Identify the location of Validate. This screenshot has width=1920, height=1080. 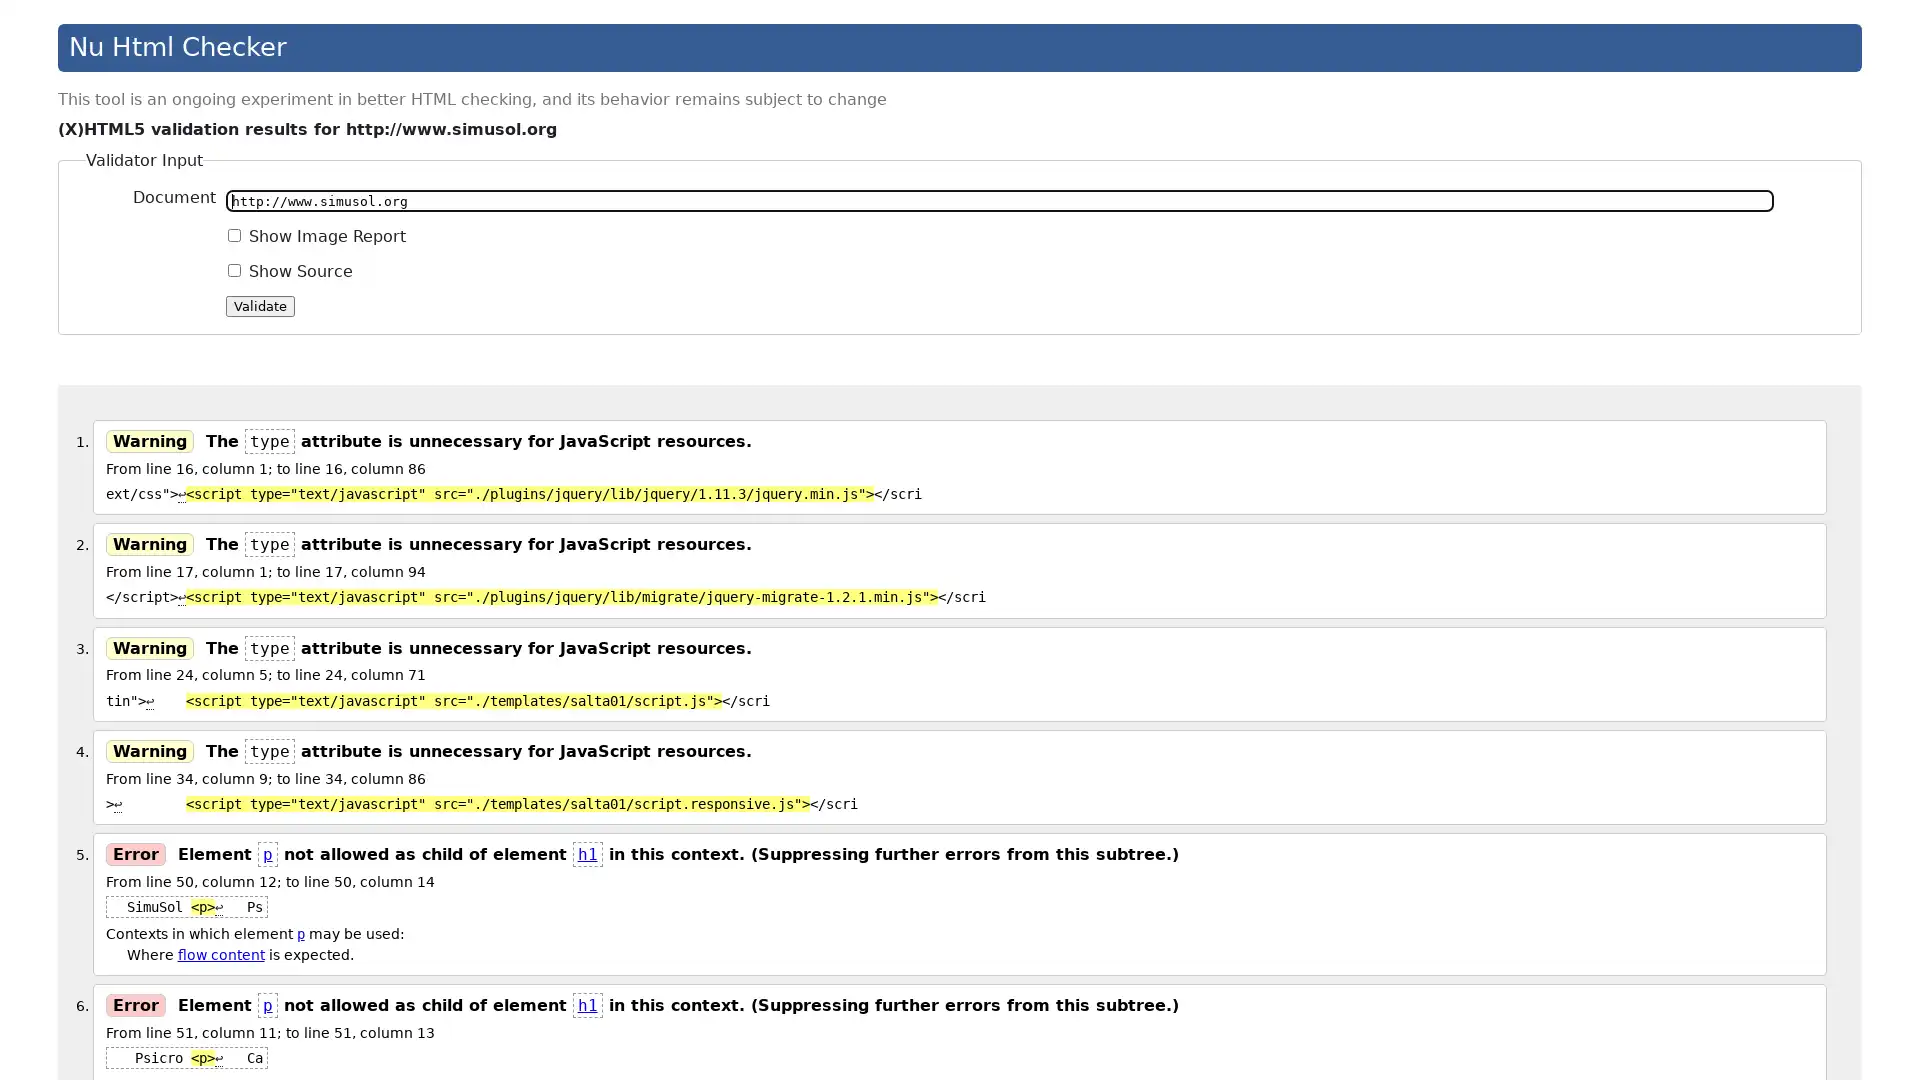
(259, 305).